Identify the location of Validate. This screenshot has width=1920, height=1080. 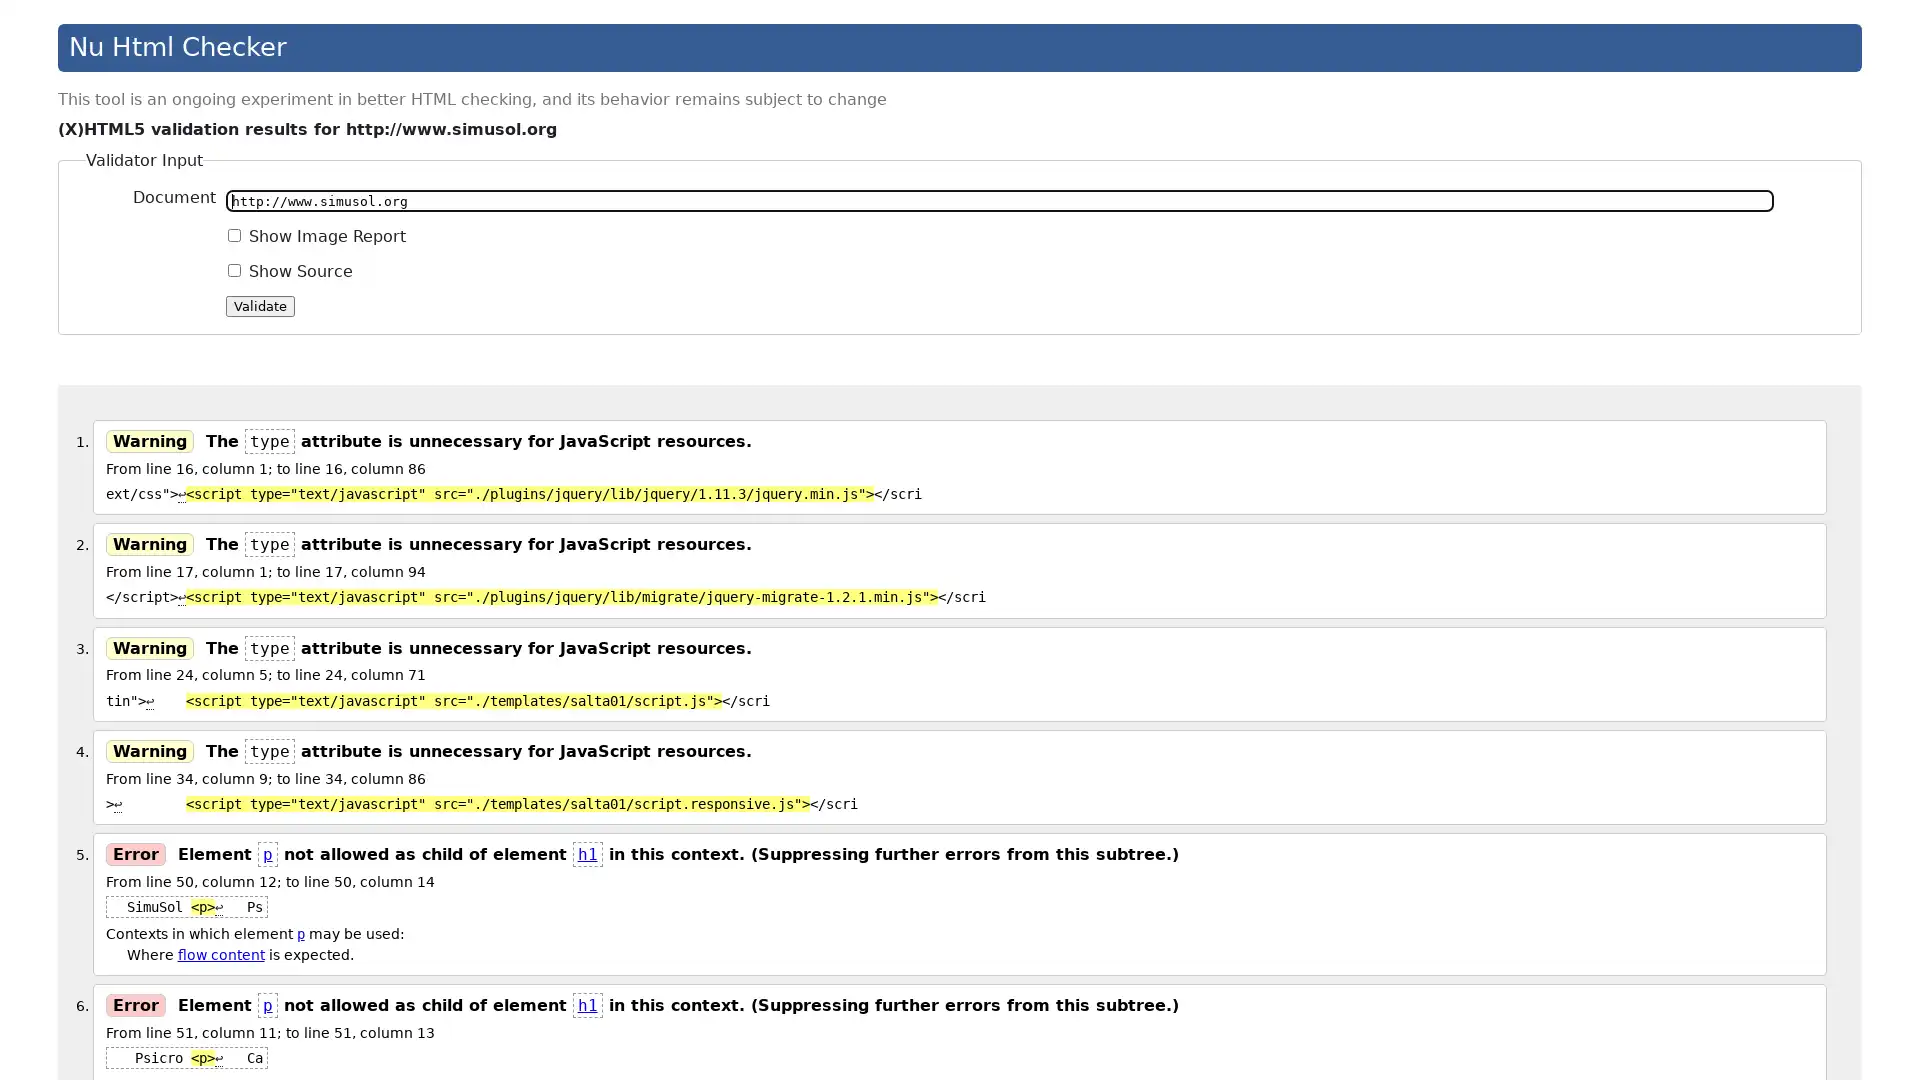
(259, 305).